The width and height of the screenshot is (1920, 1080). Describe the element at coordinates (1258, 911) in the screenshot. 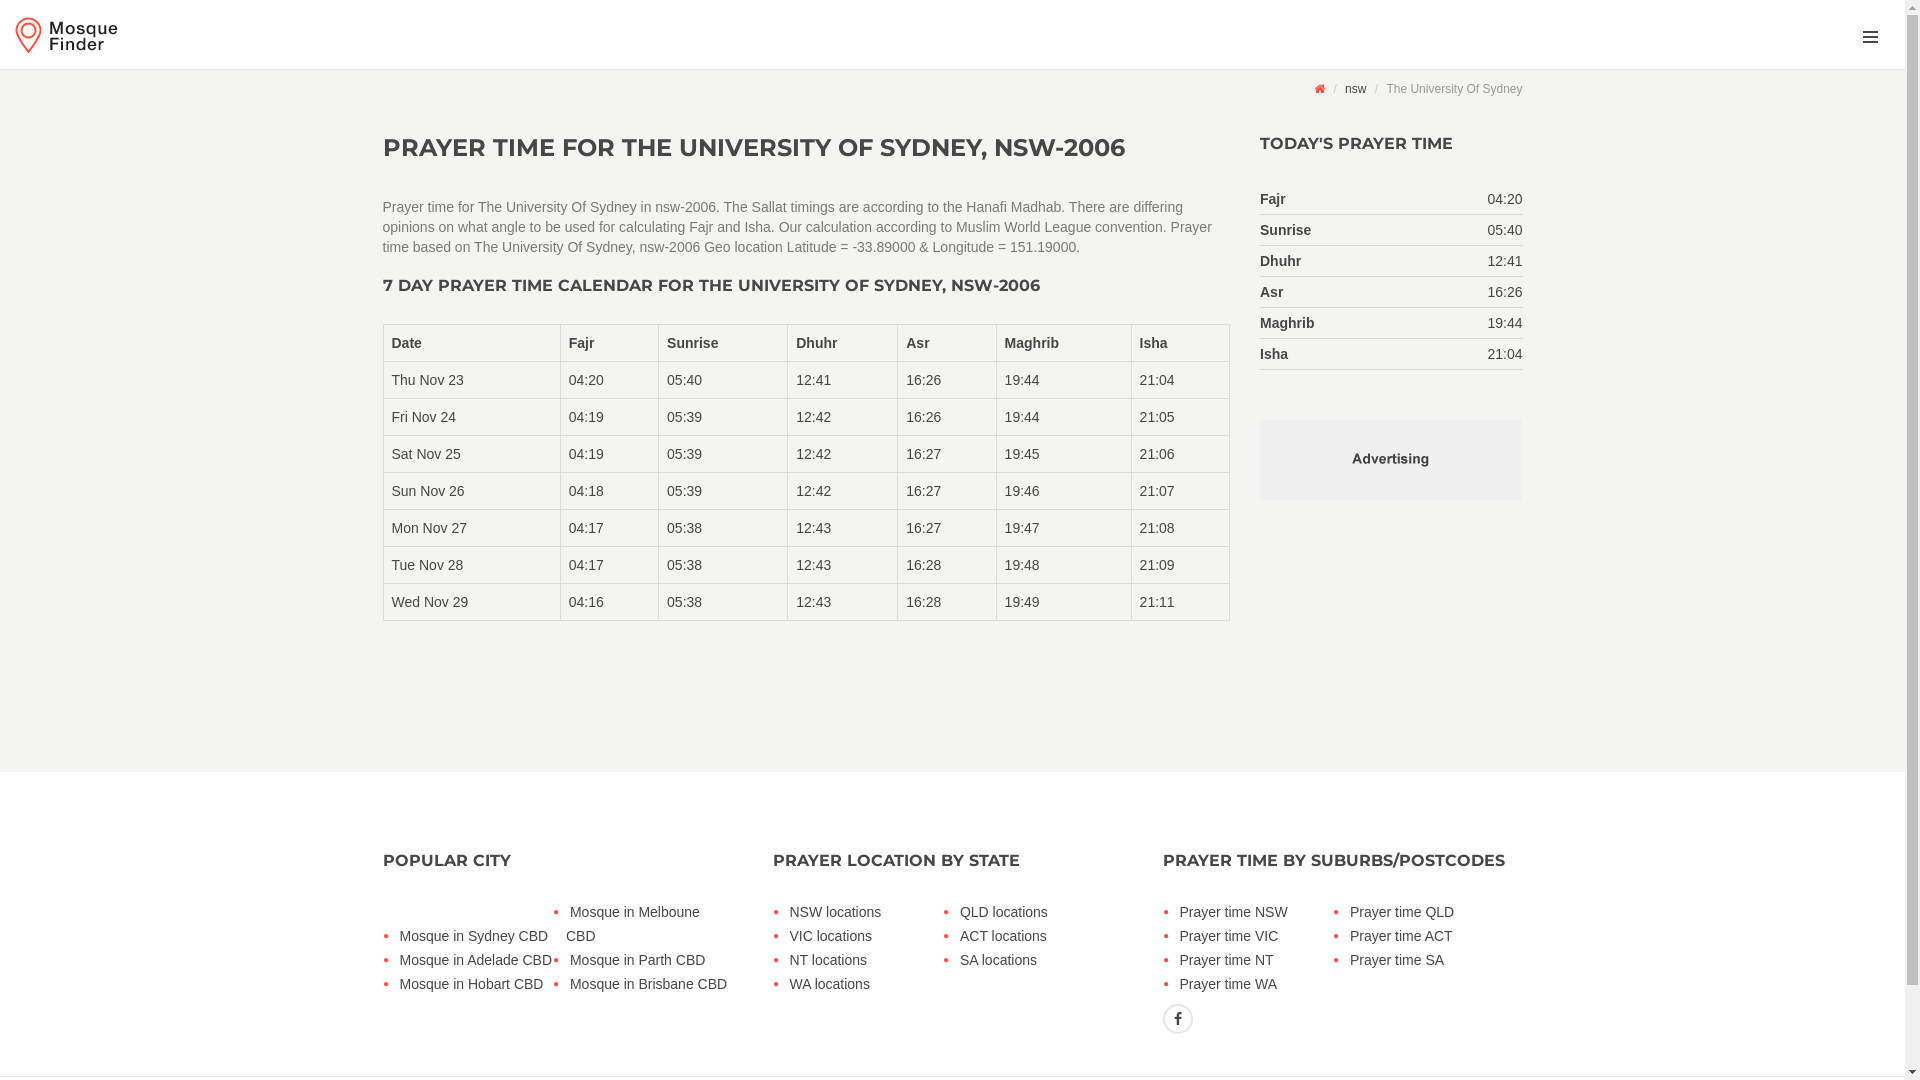

I see `'Prayer time NSW'` at that location.